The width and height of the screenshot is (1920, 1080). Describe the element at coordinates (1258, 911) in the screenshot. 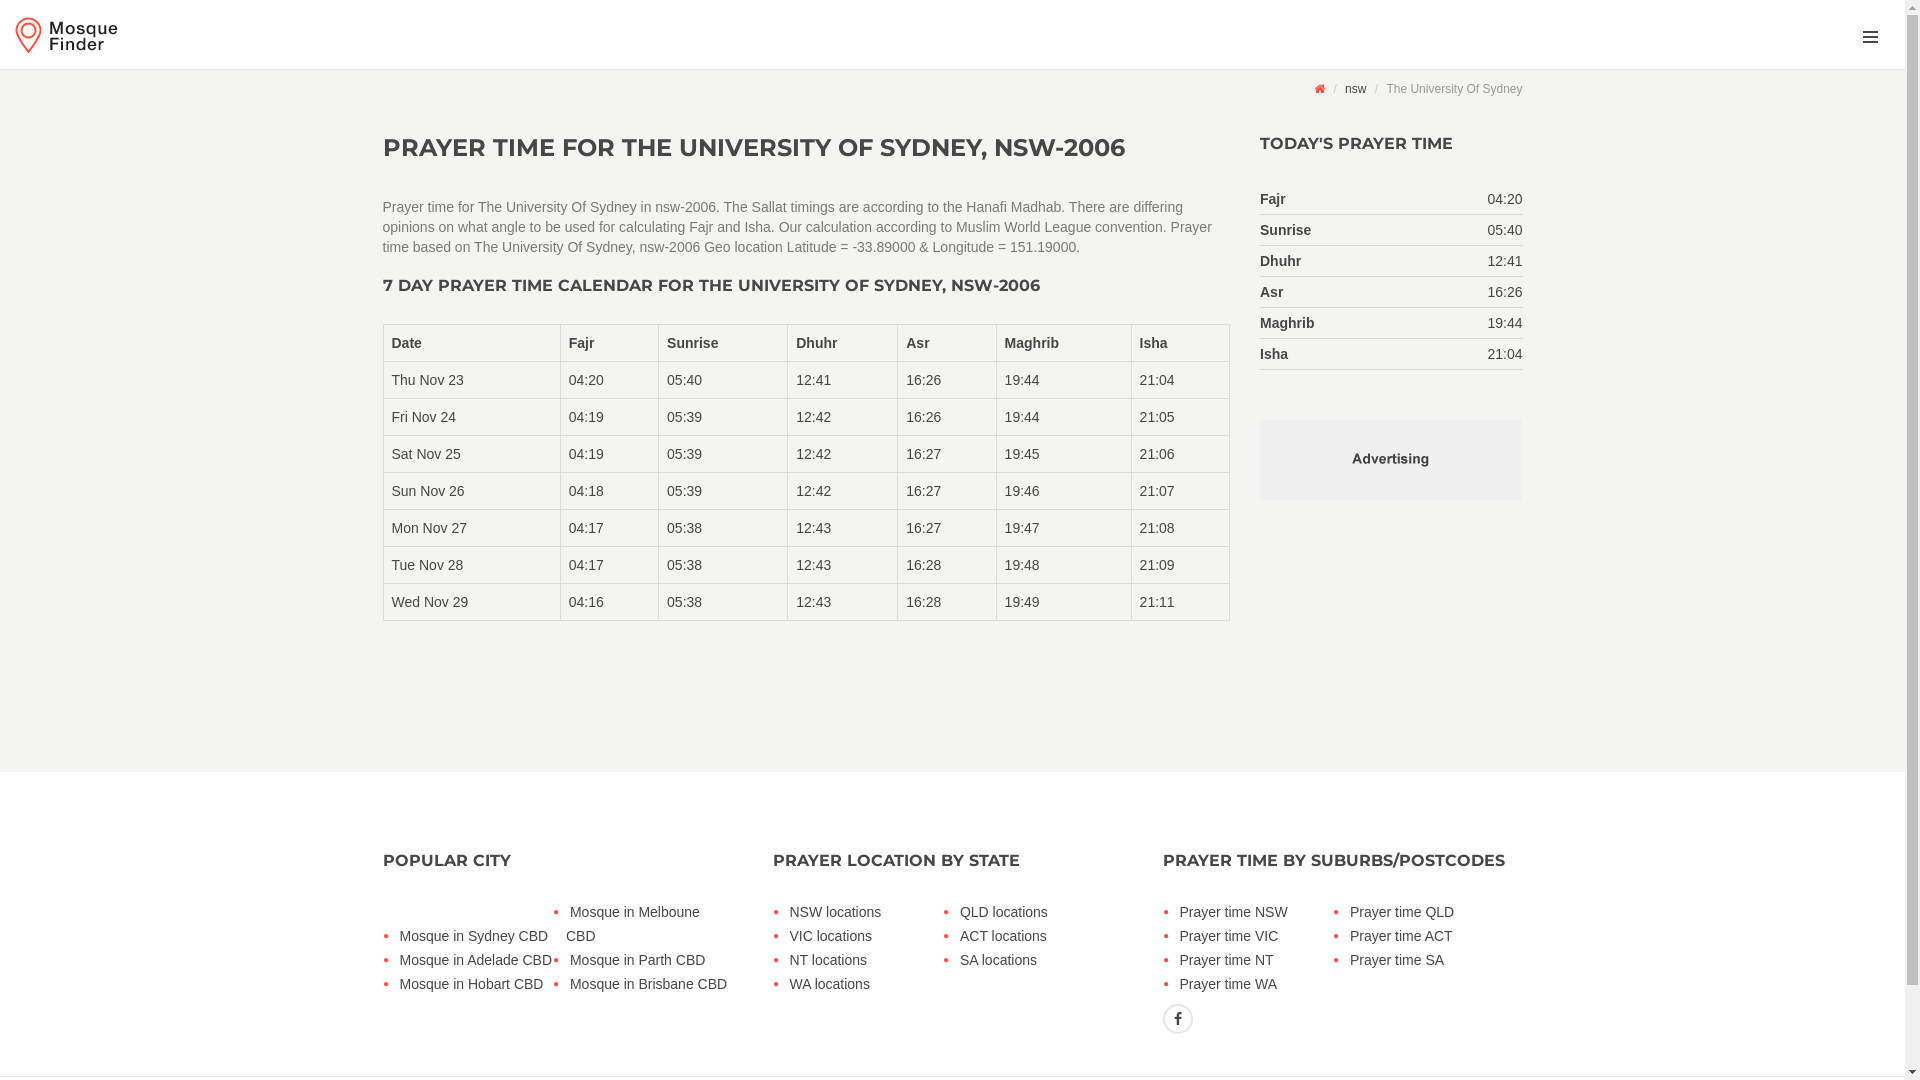

I see `'Prayer time NSW'` at that location.